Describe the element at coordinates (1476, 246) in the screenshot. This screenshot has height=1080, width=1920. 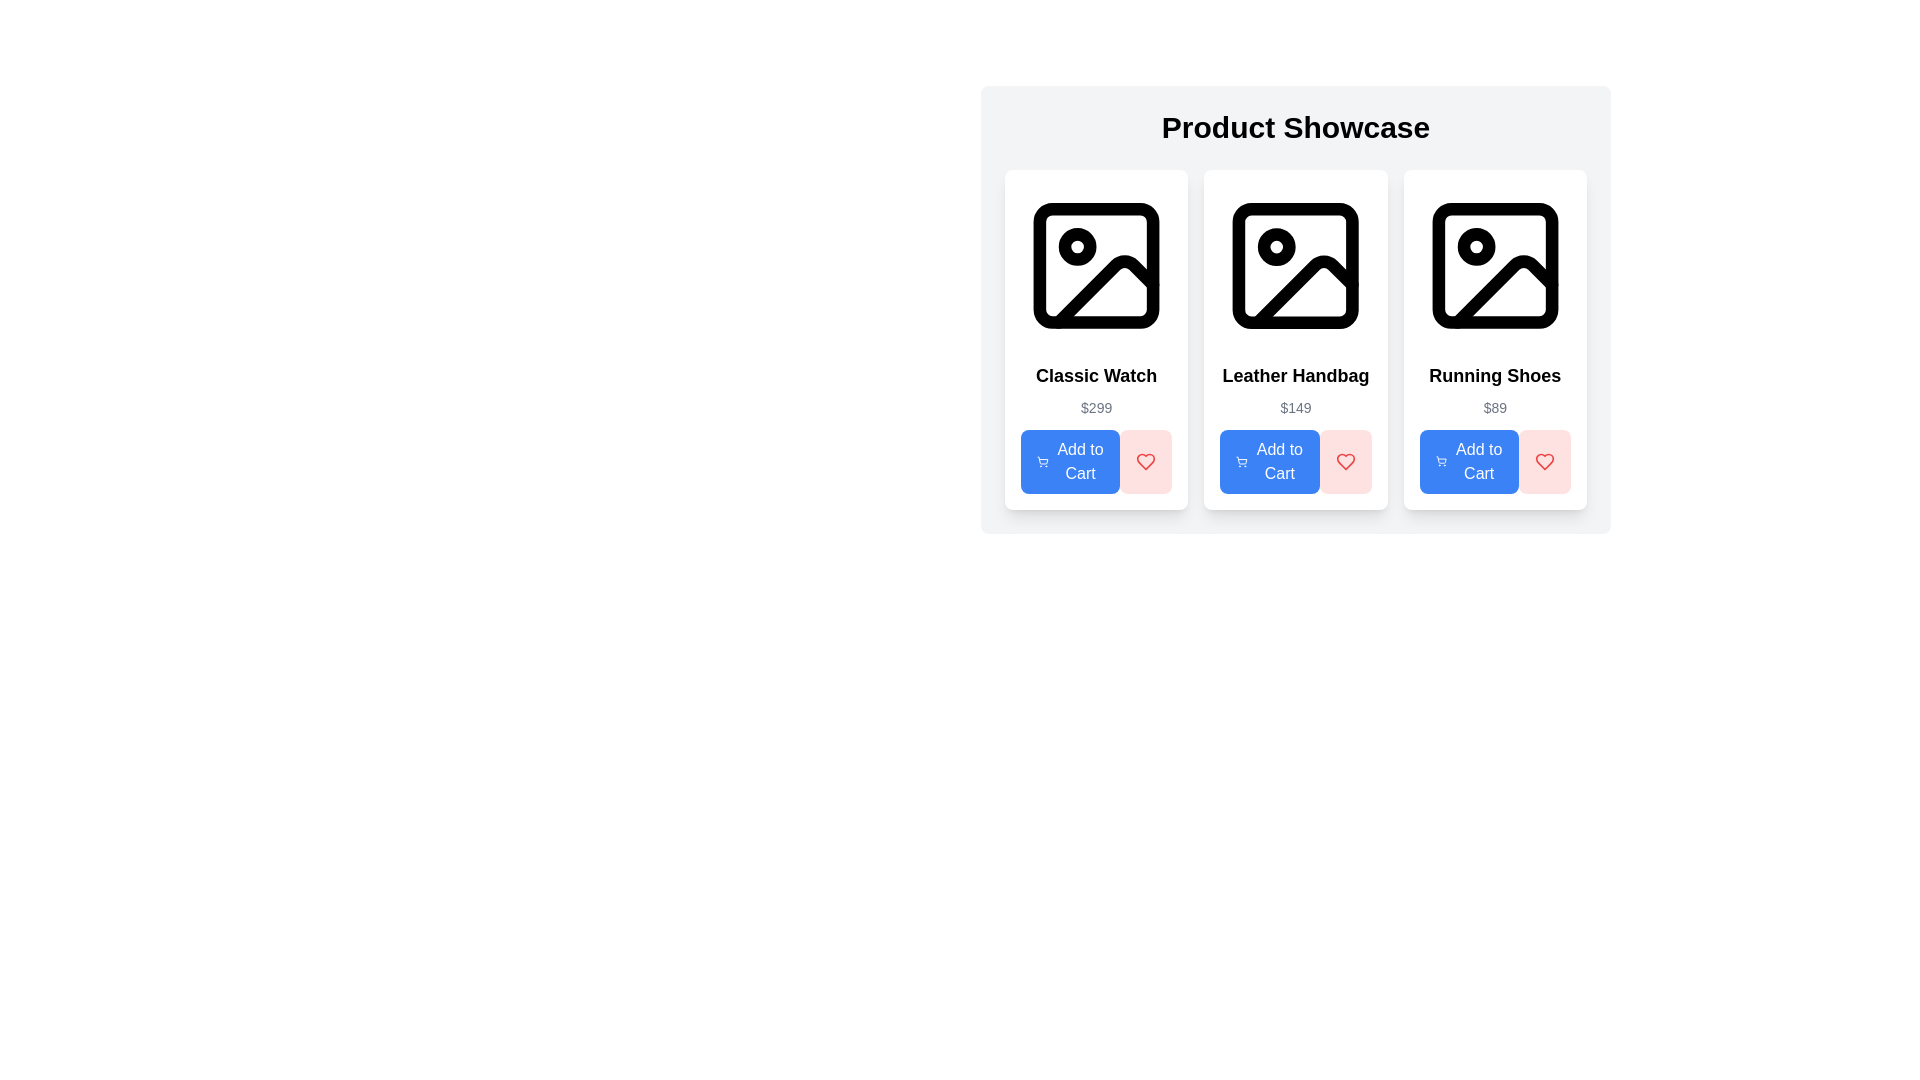
I see `the small black circular shape with a white center located at the upper left of the 'Running Shoes' product image icon` at that location.